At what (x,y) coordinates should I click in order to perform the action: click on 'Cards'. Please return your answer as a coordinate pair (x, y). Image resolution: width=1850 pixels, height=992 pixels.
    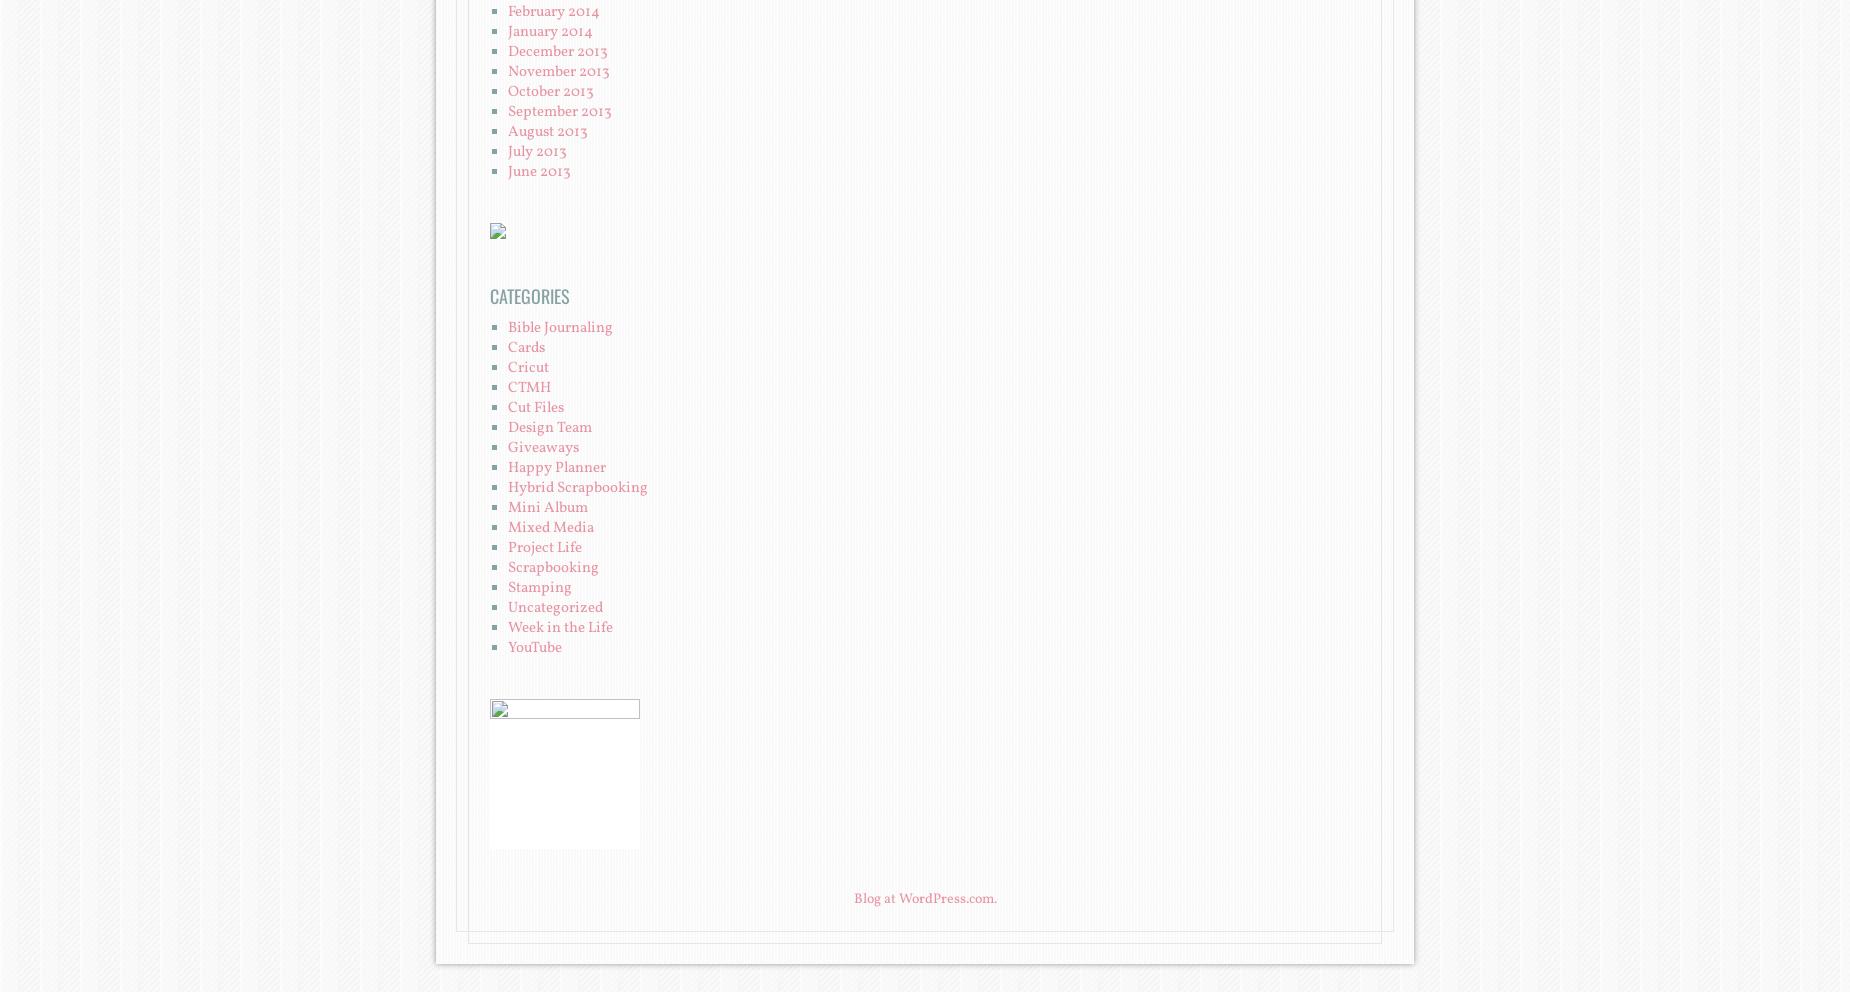
    Looking at the image, I should click on (526, 346).